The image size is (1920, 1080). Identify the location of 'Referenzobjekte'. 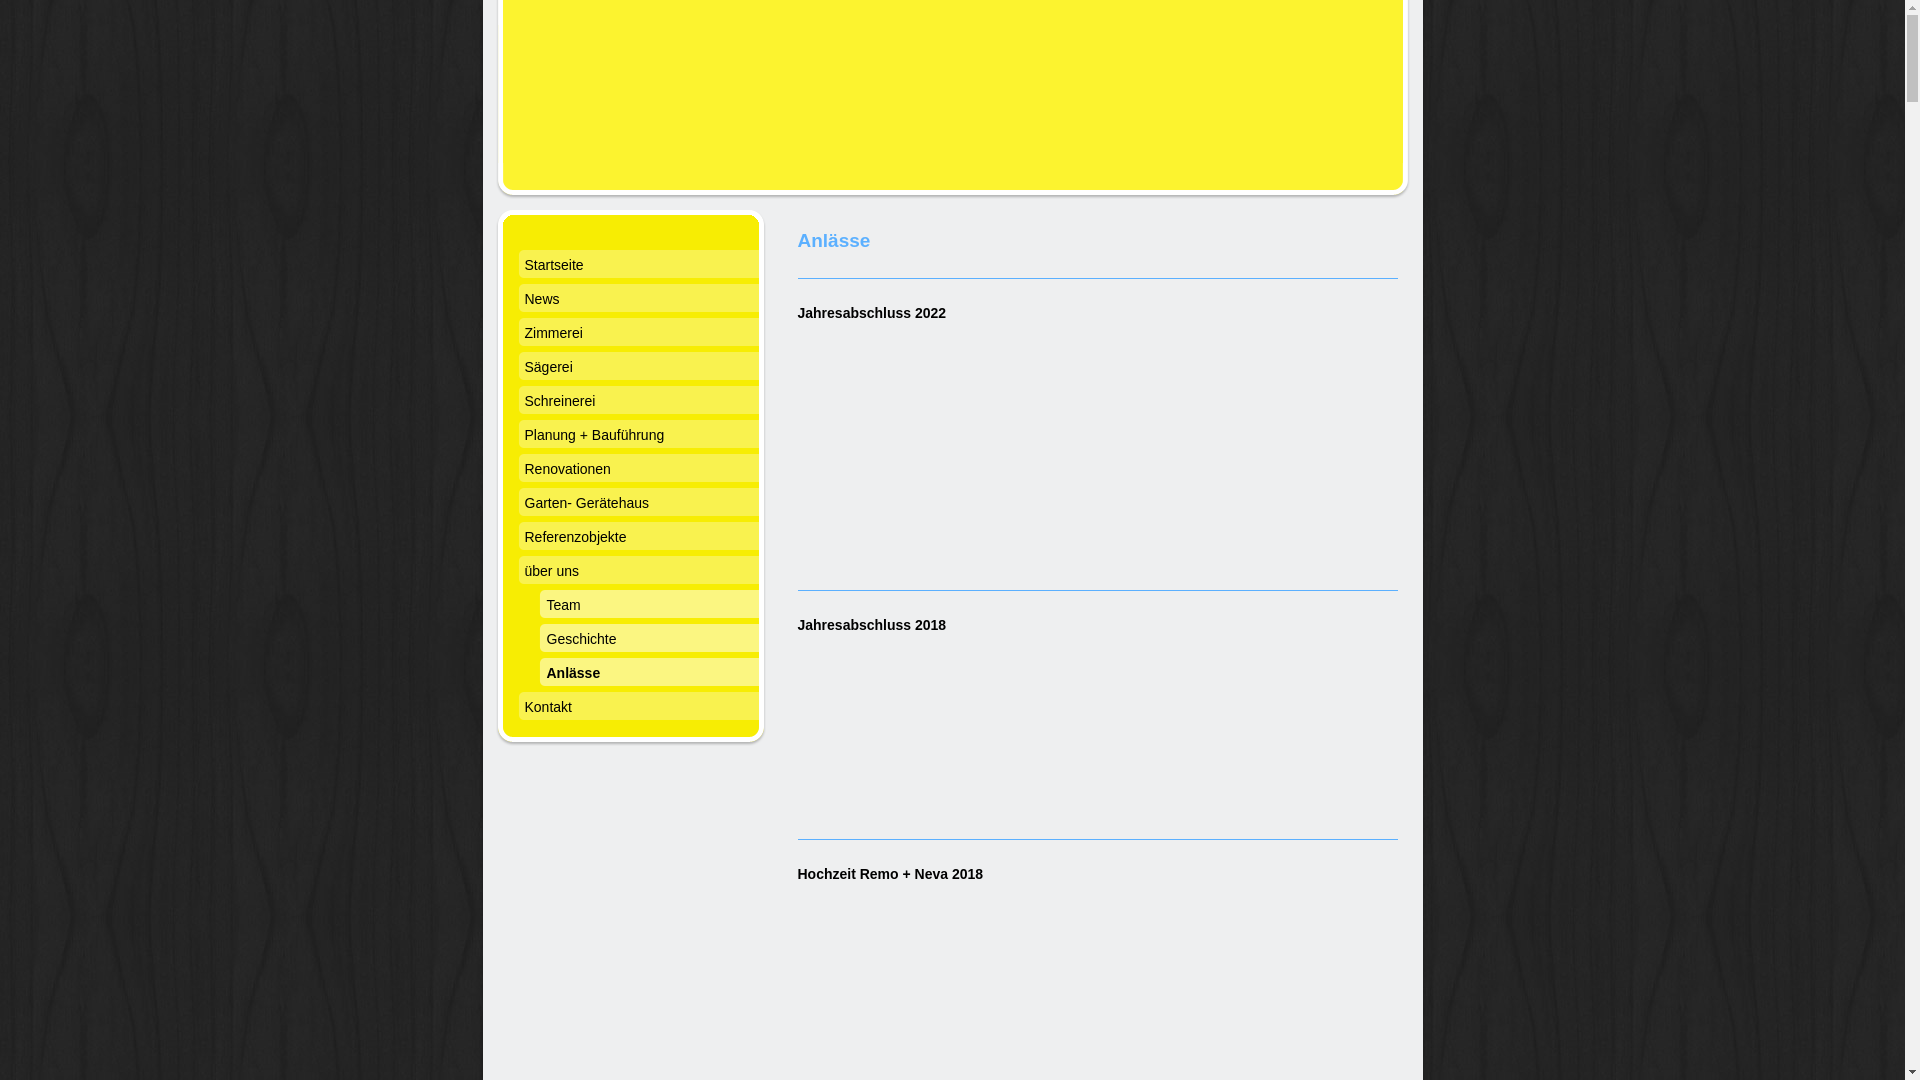
(637, 538).